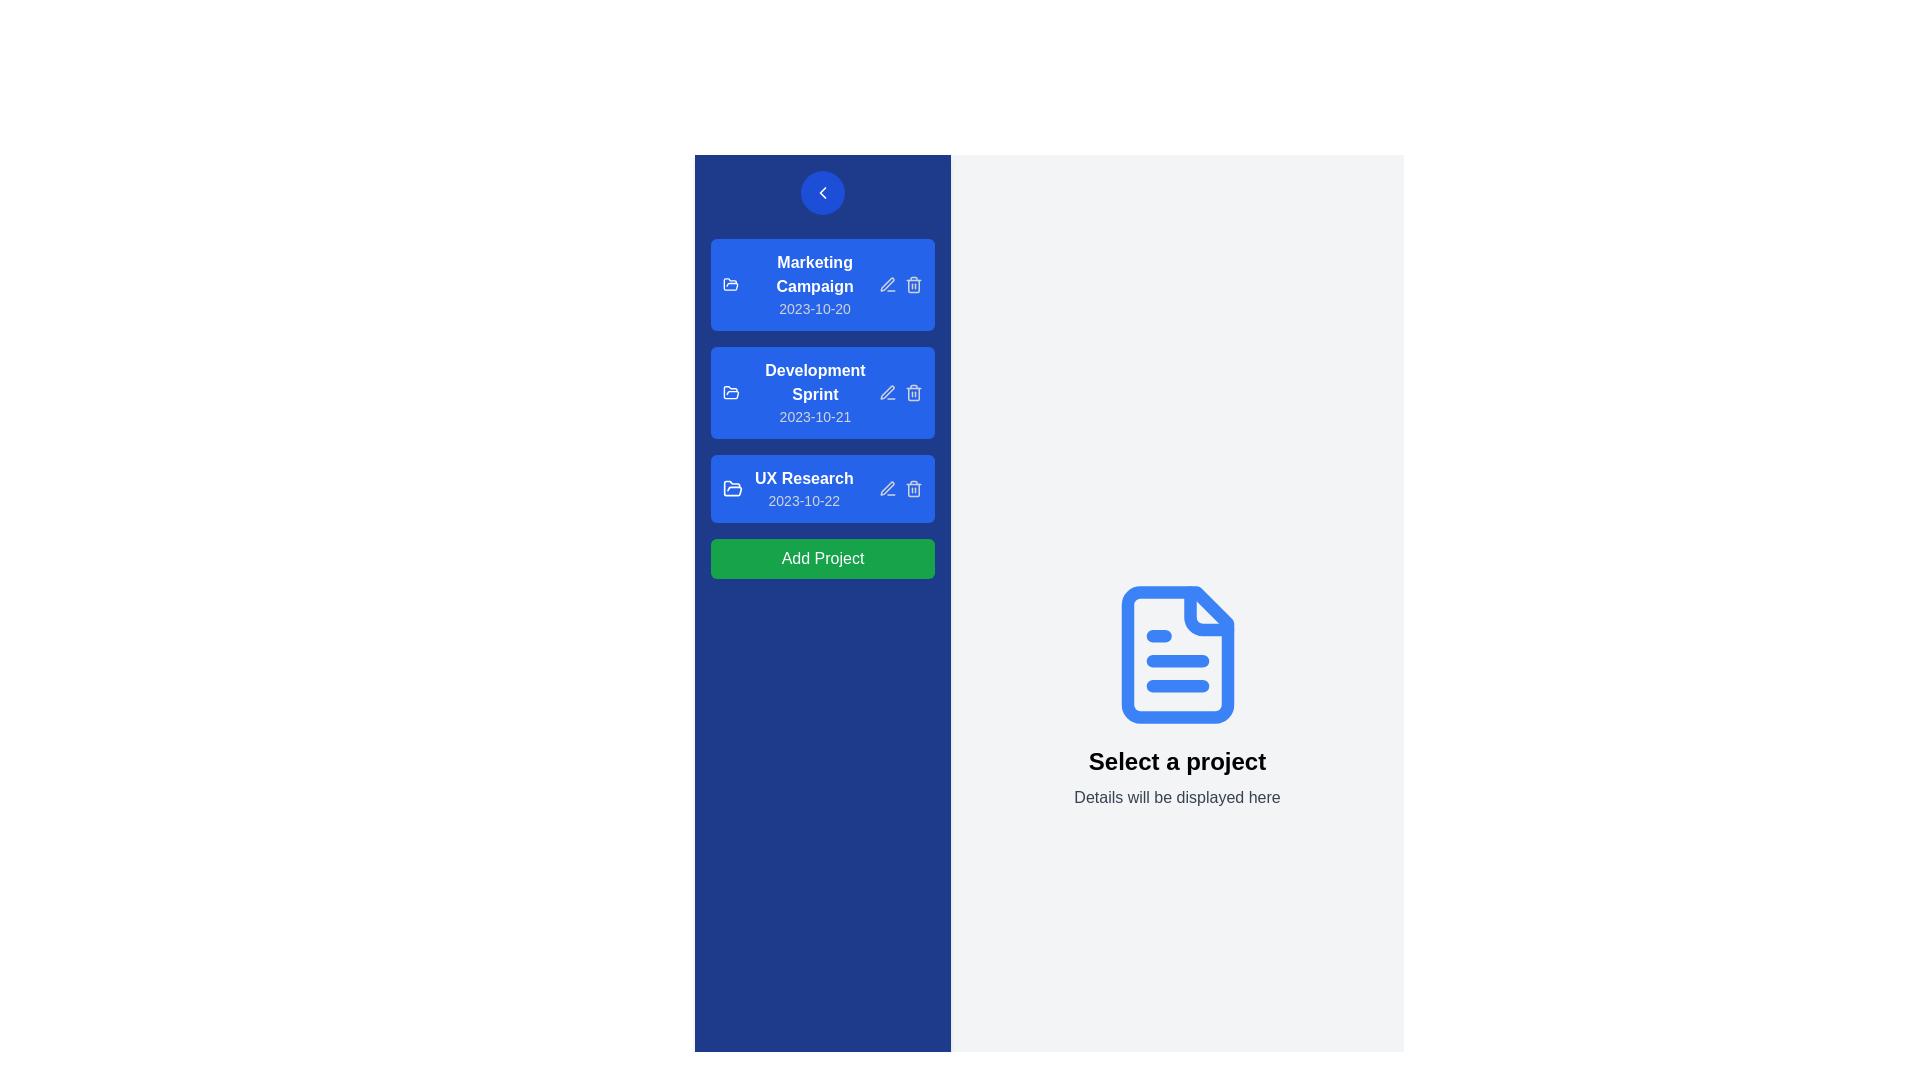  I want to click on the delete button for the 'Marketing Campaign' project, so click(912, 285).